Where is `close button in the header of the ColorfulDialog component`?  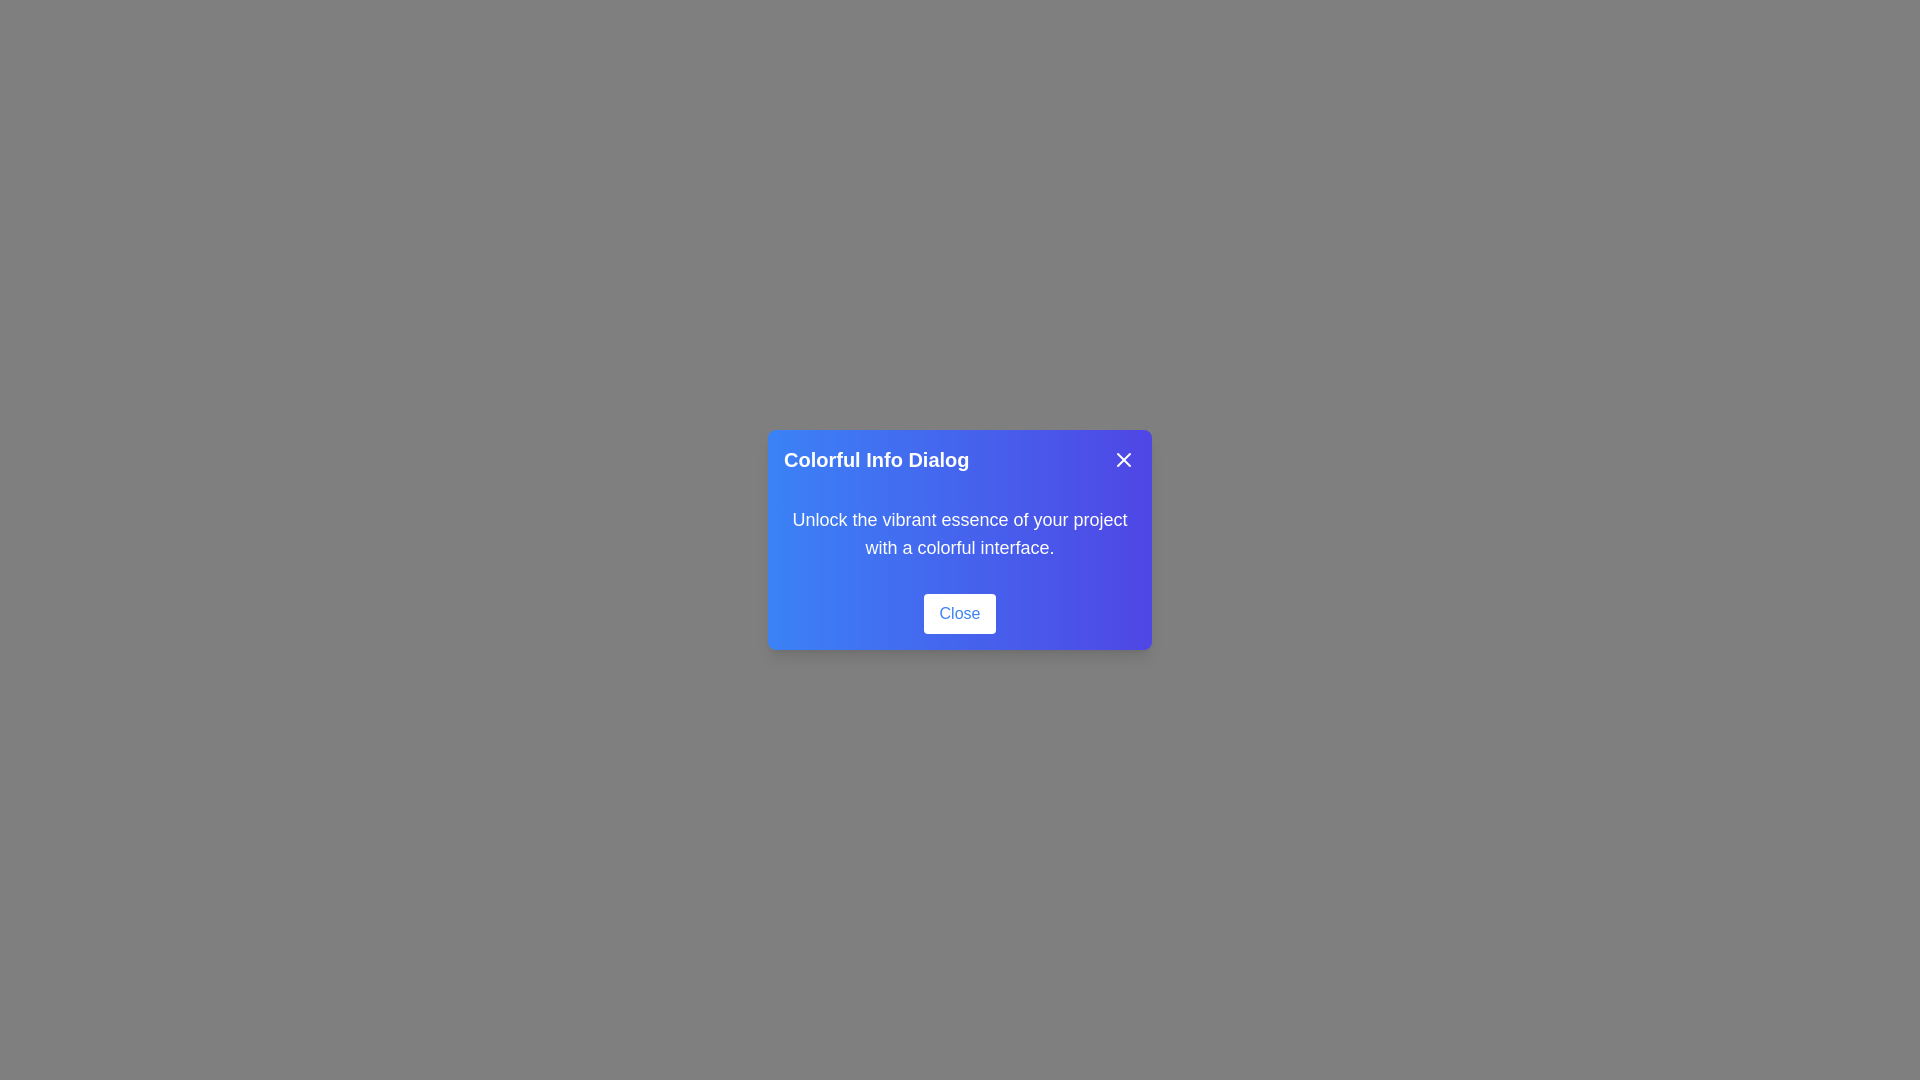
close button in the header of the ColorfulDialog component is located at coordinates (1123, 459).